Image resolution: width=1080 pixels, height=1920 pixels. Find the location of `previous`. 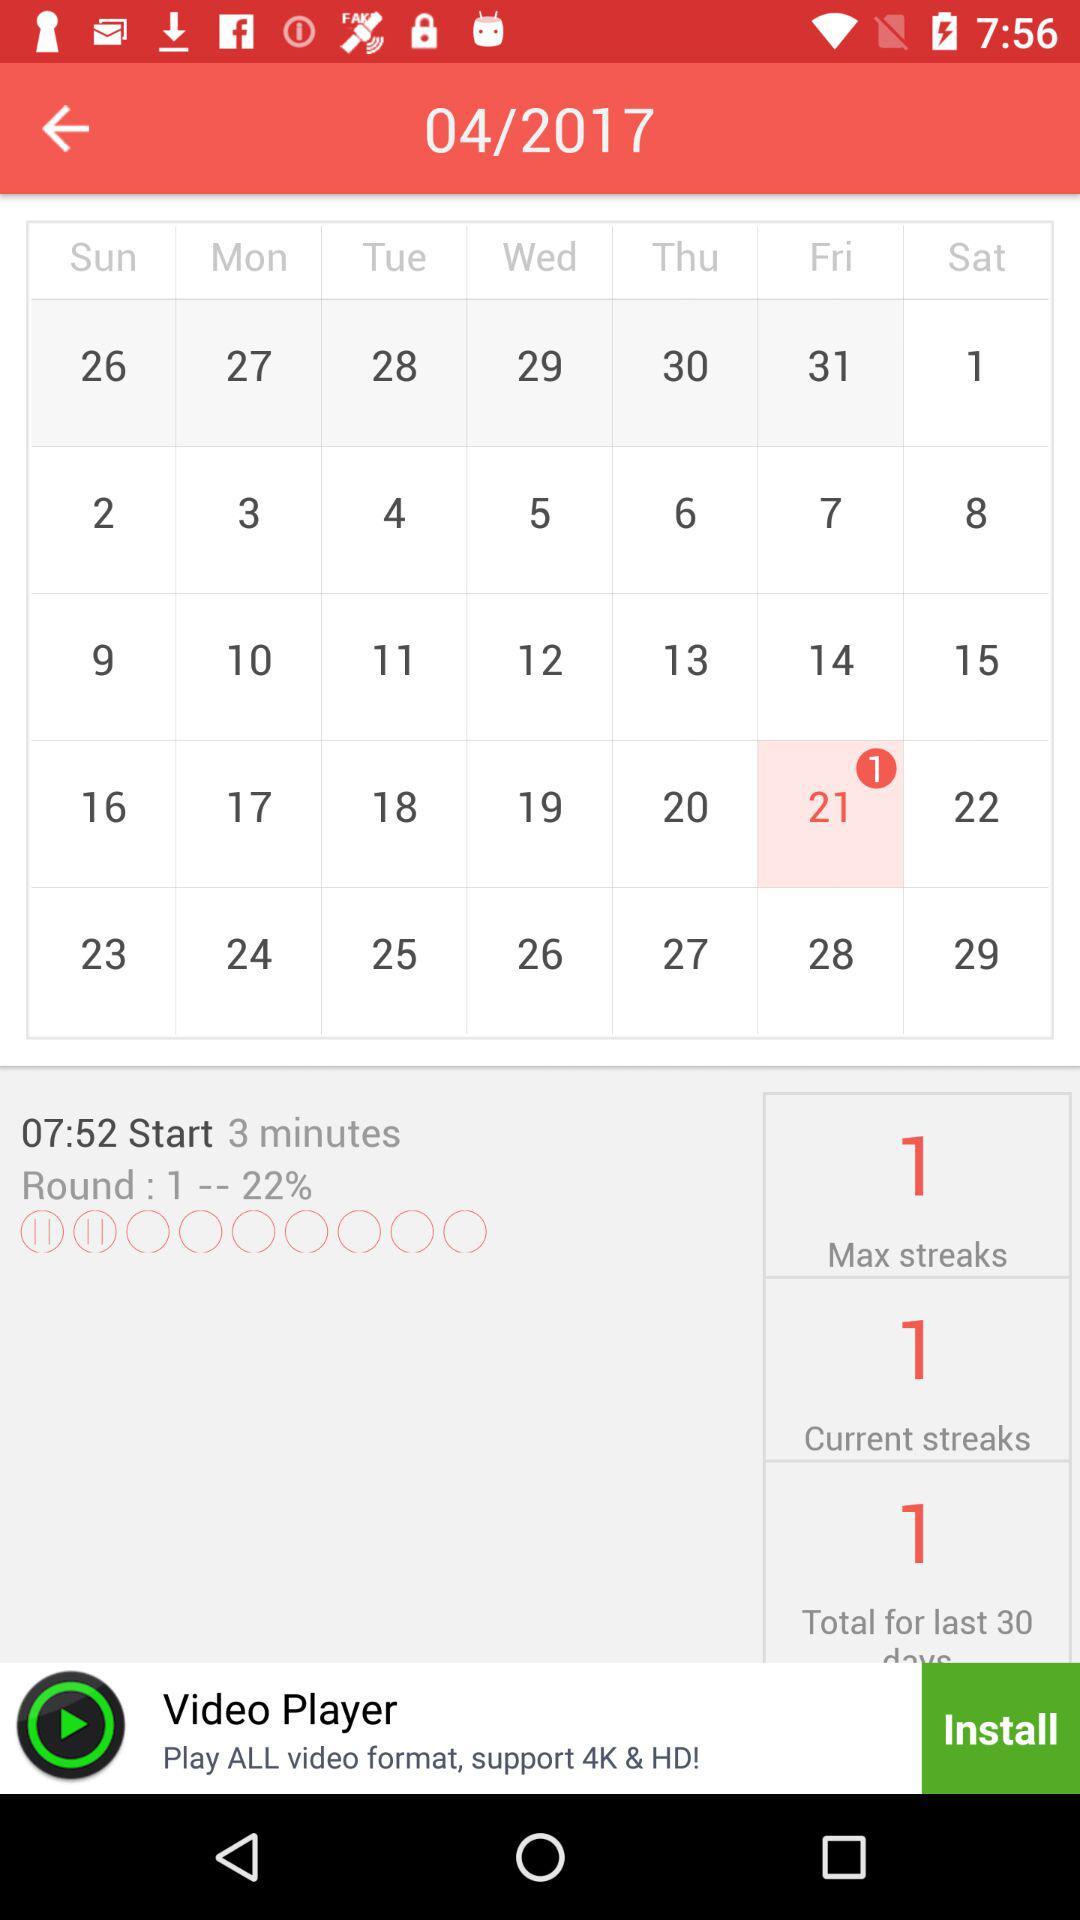

previous is located at coordinates (64, 127).